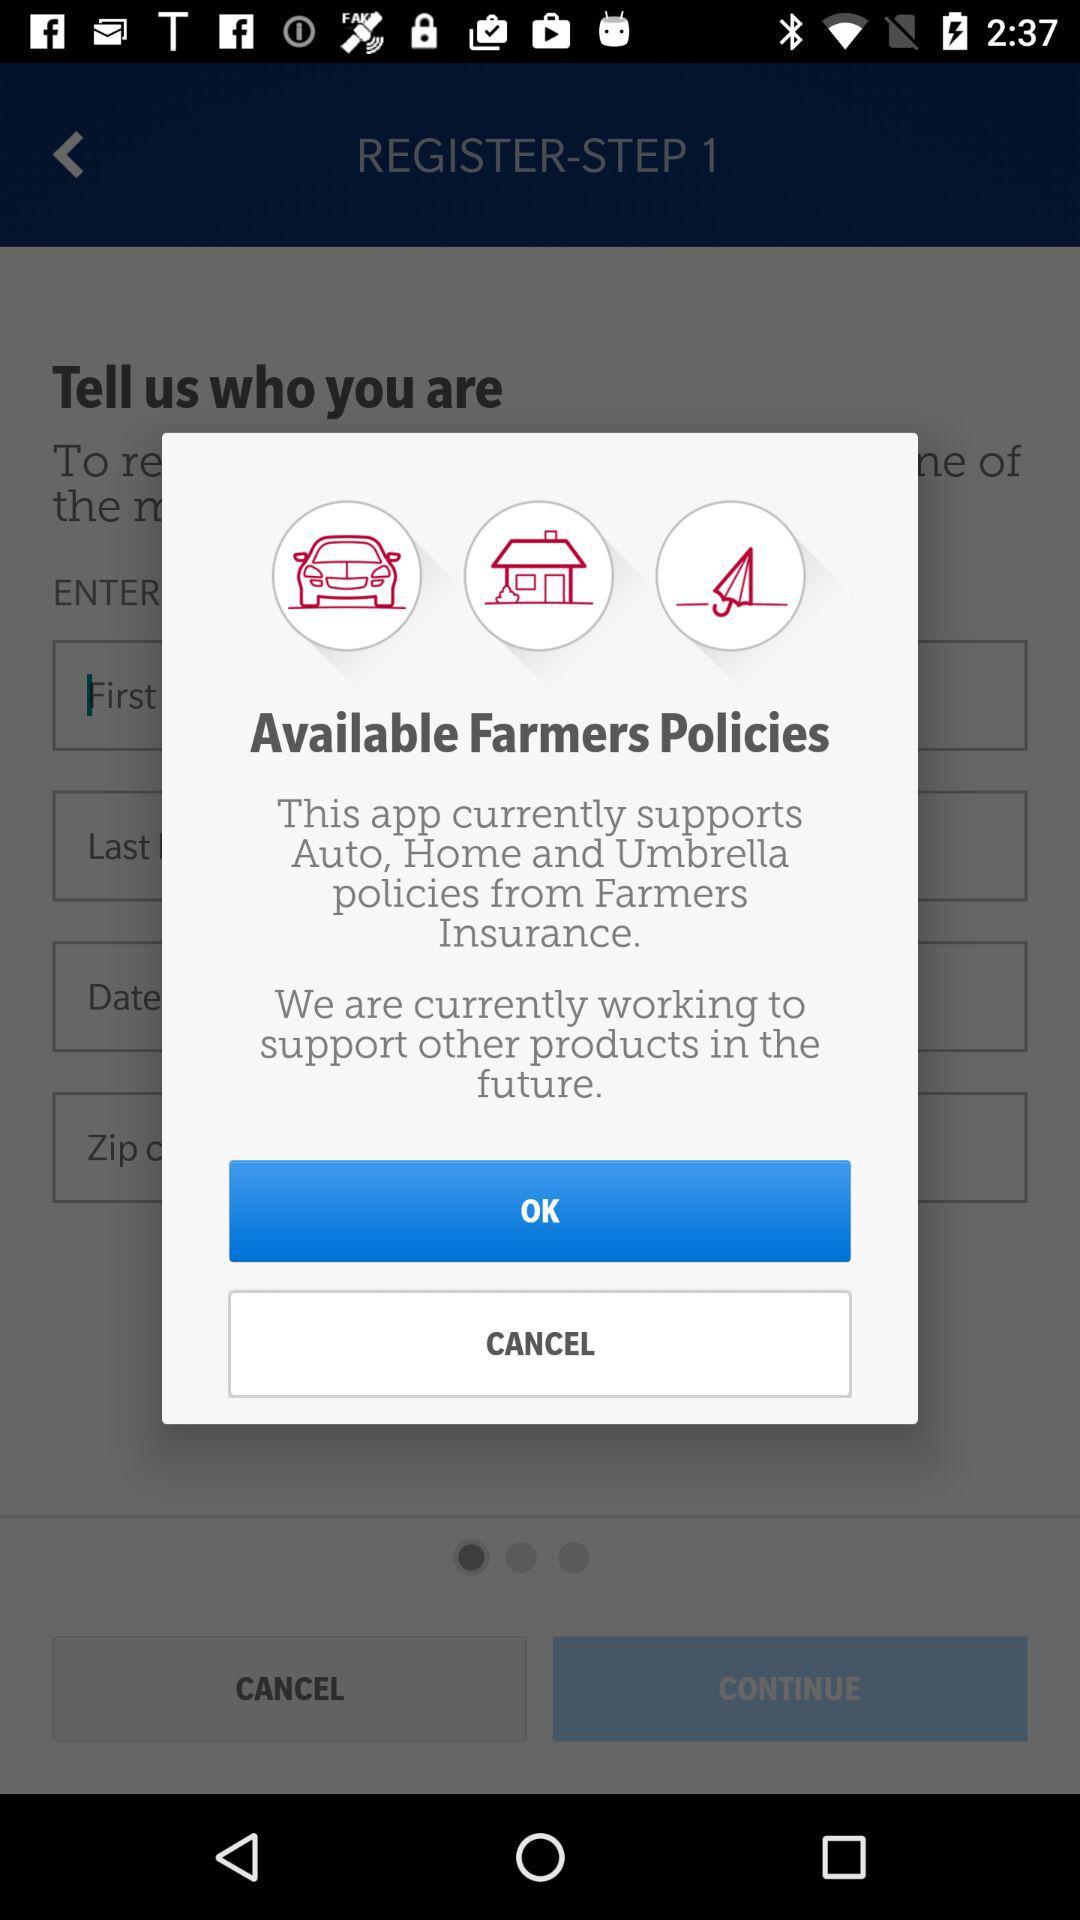  I want to click on ok, so click(540, 1210).